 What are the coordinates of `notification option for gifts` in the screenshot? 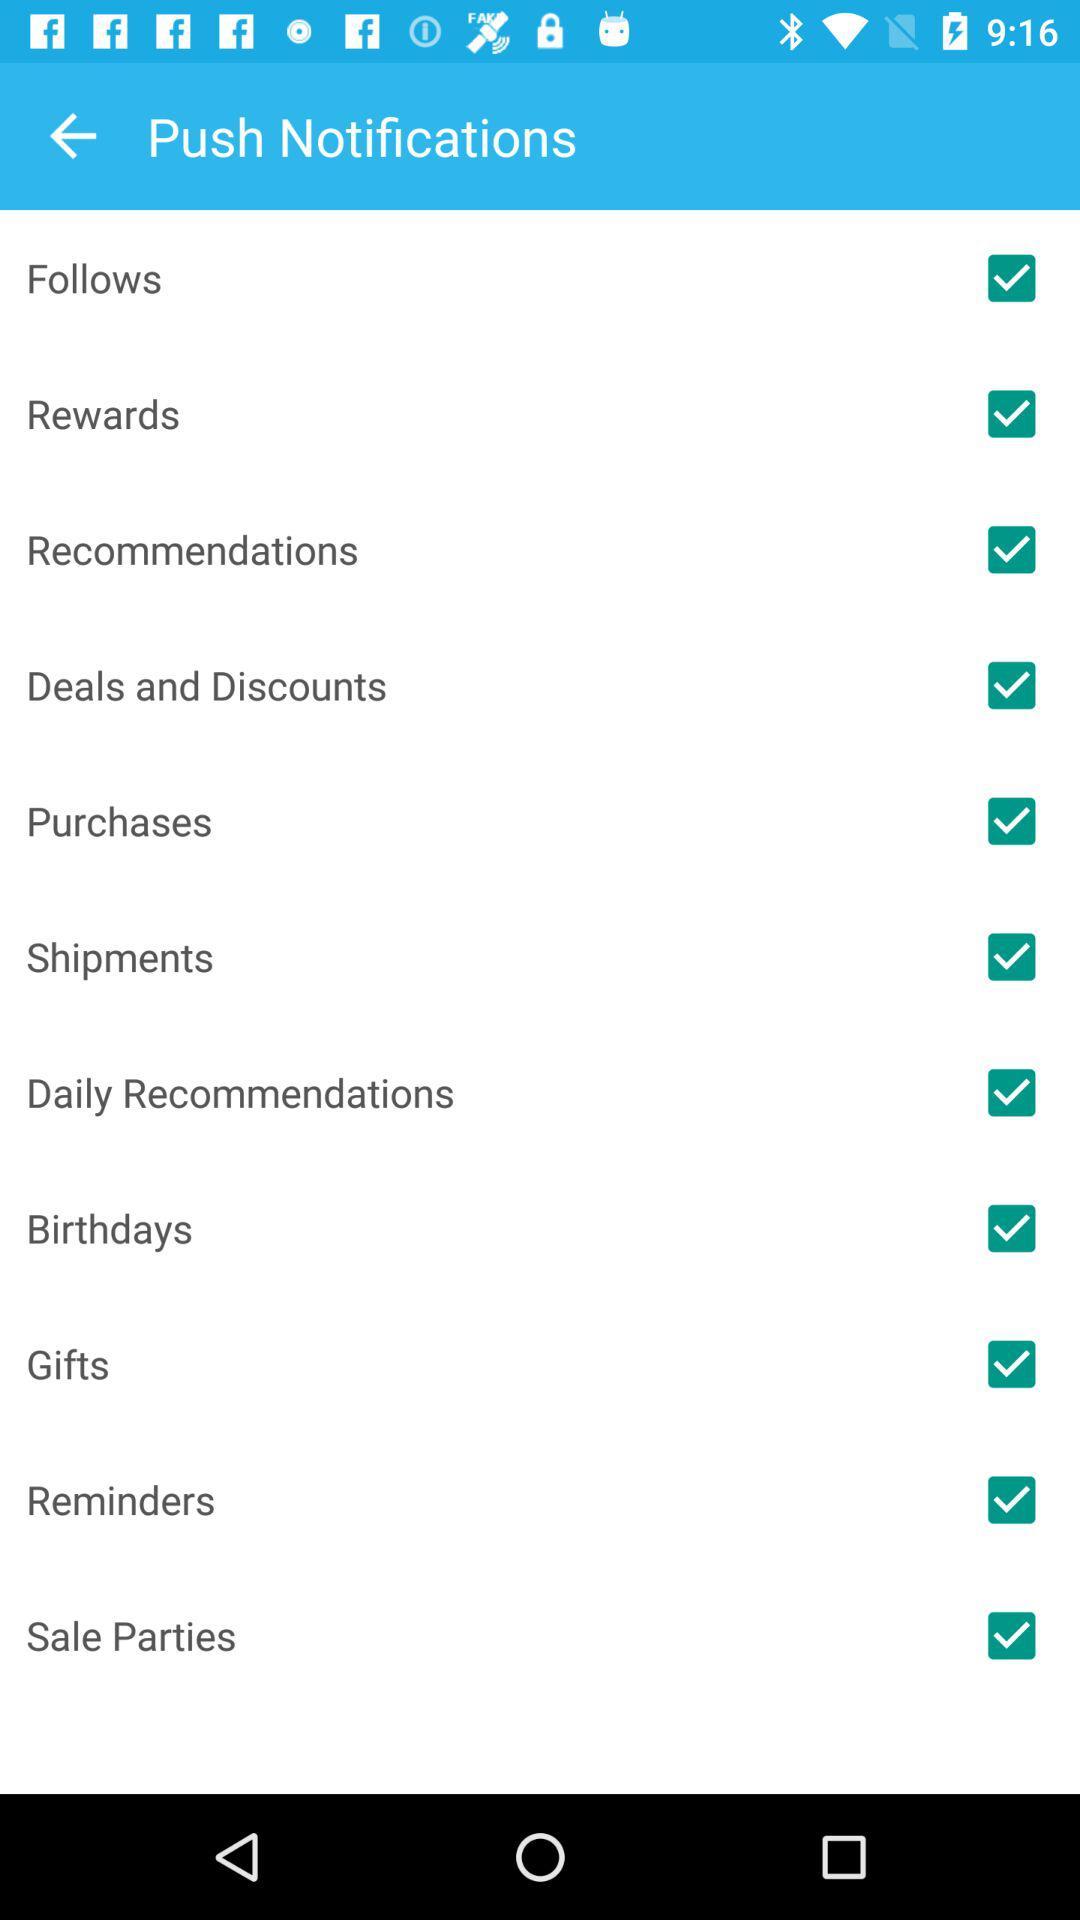 It's located at (1011, 1363).